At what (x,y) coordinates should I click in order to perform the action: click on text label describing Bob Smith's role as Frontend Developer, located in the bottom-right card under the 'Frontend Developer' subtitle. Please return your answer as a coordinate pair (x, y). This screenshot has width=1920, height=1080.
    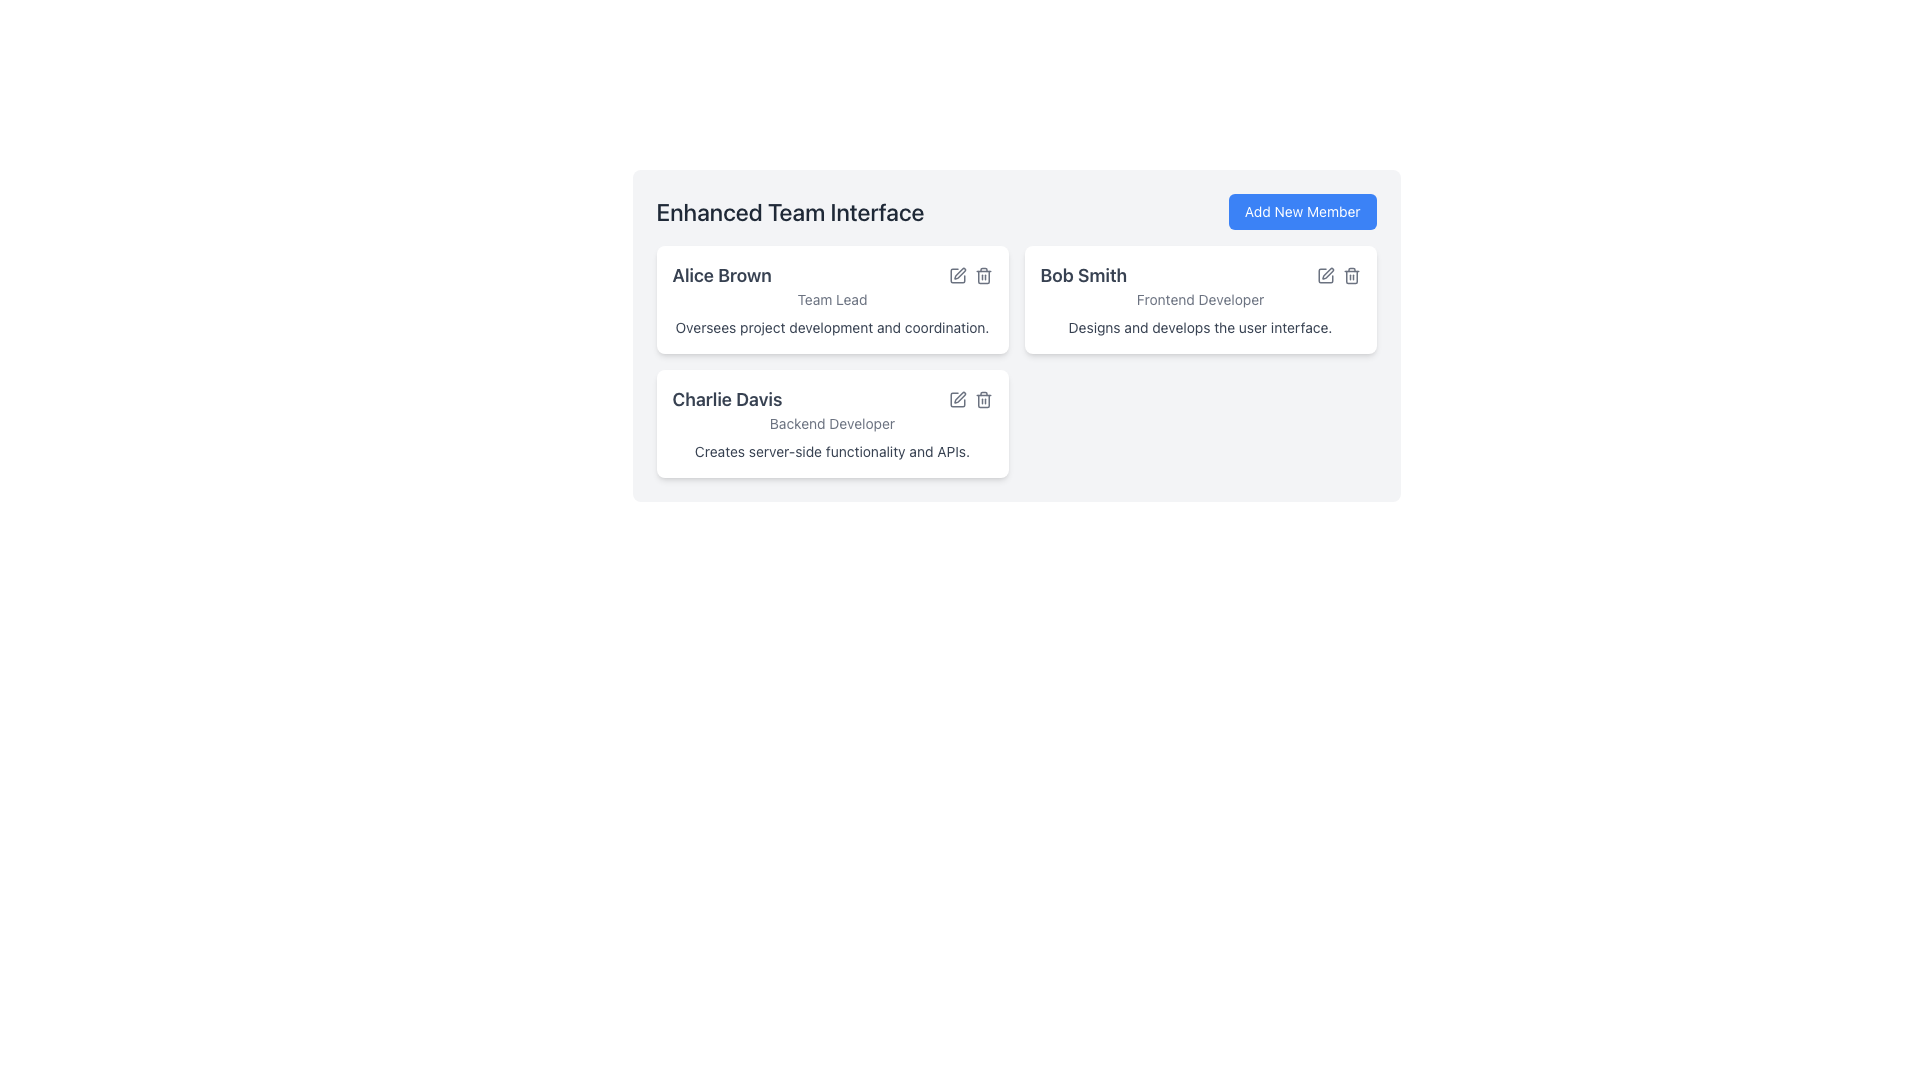
    Looking at the image, I should click on (1200, 326).